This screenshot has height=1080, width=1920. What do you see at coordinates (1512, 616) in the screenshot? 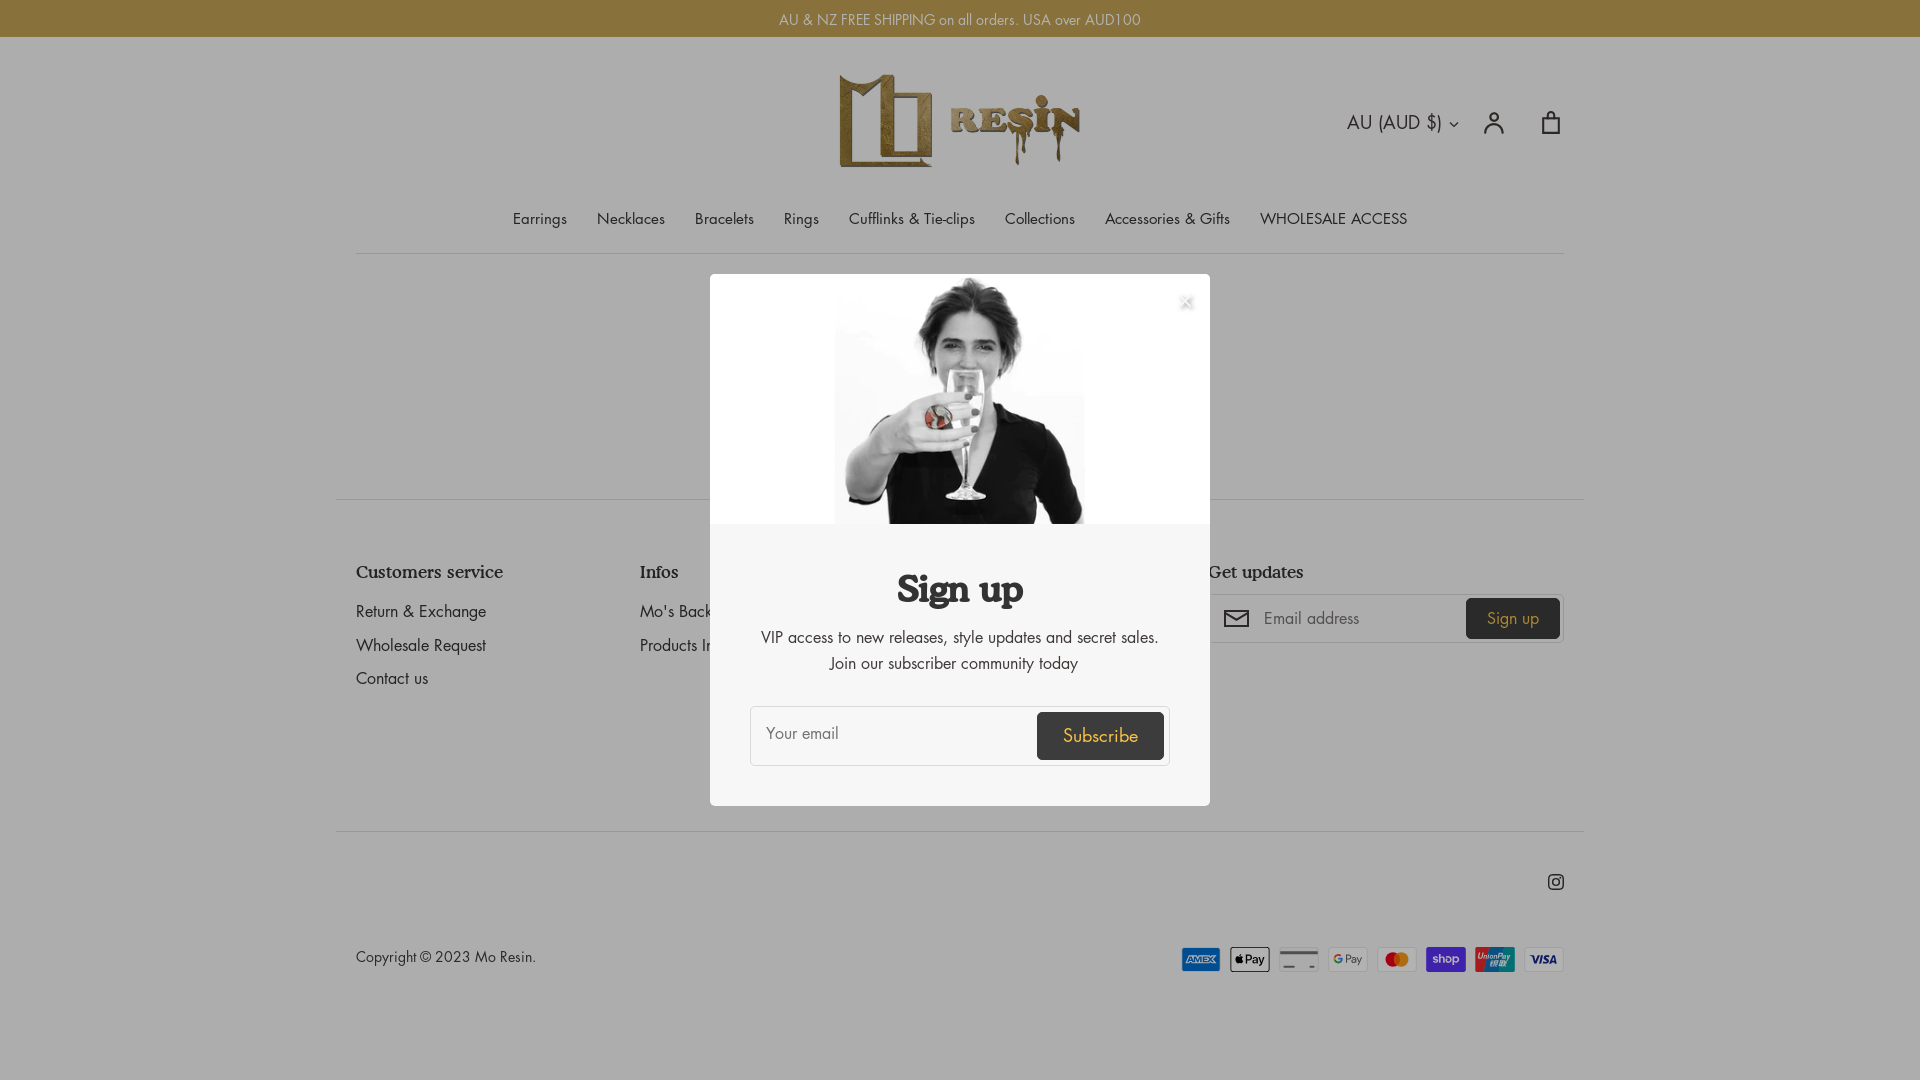
I see `'Sign up'` at bounding box center [1512, 616].